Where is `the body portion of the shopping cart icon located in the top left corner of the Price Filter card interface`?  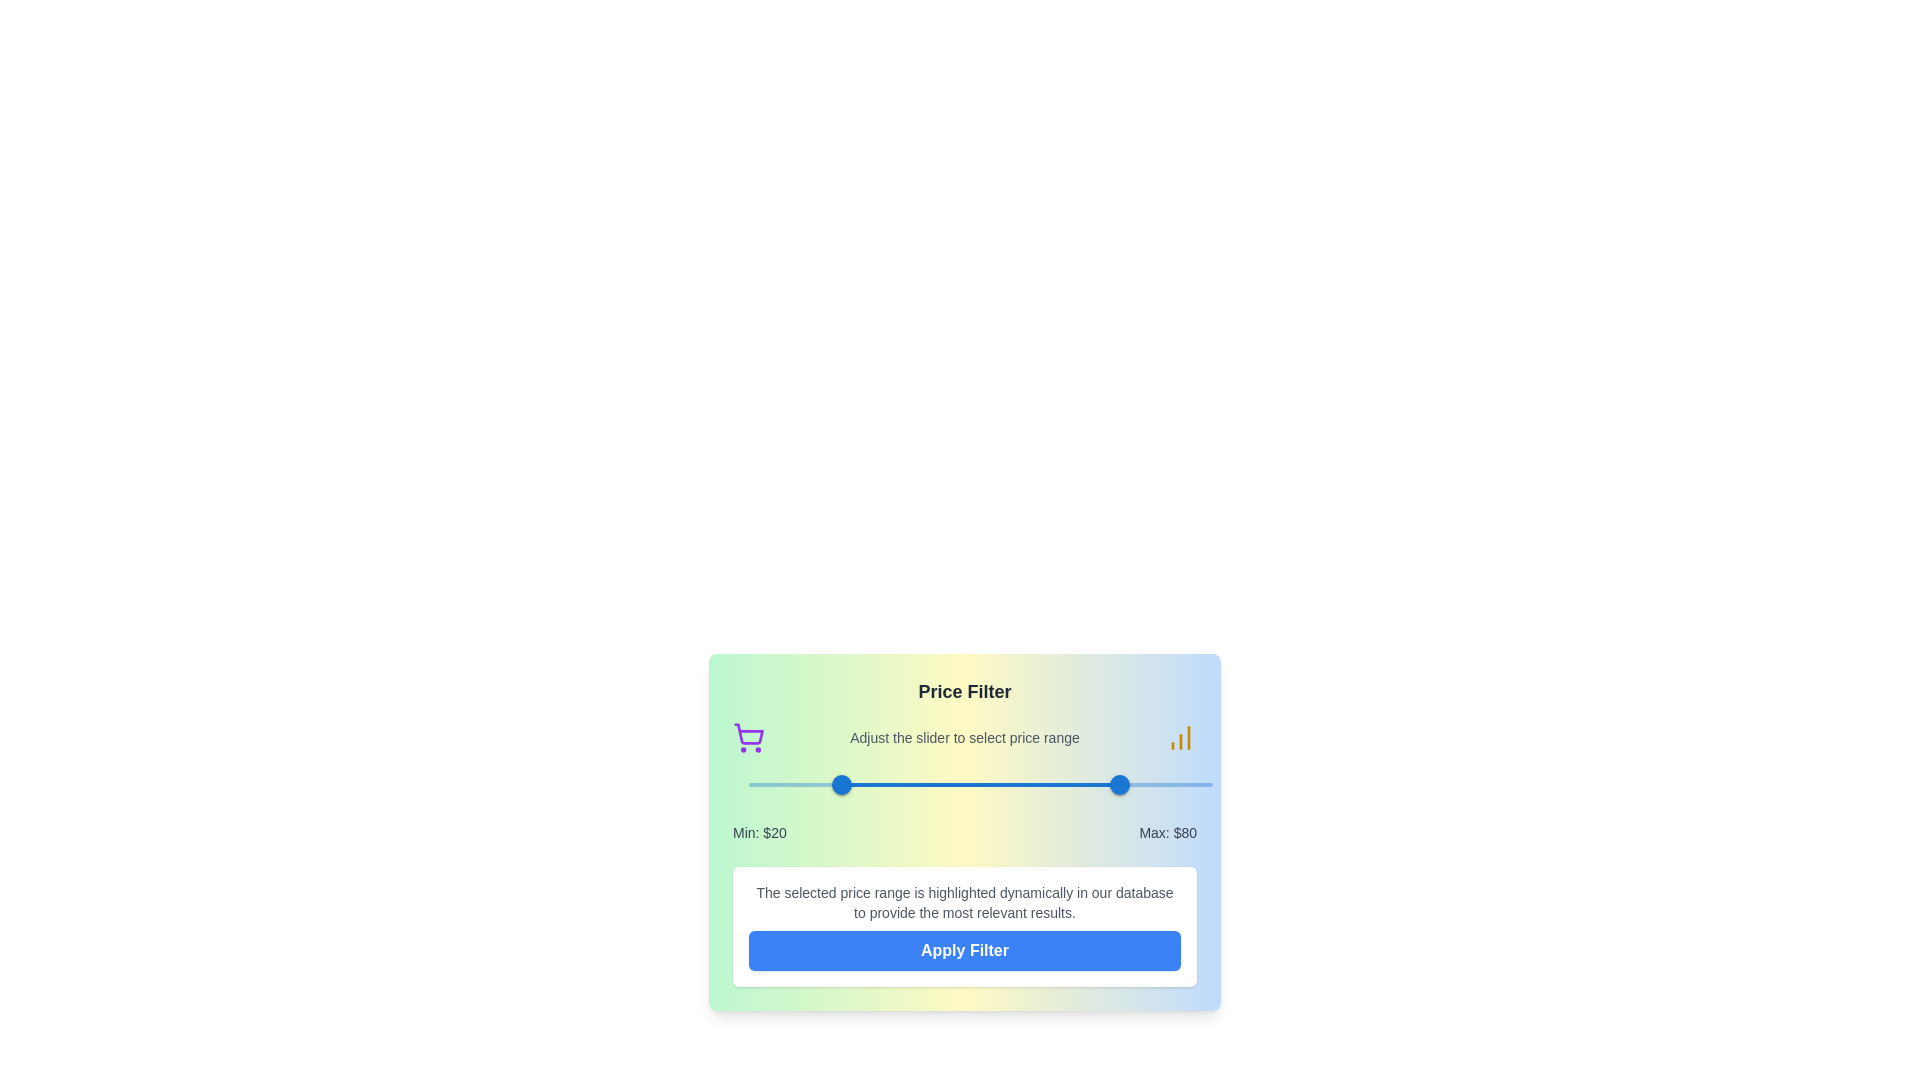 the body portion of the shopping cart icon located in the top left corner of the Price Filter card interface is located at coordinates (748, 734).